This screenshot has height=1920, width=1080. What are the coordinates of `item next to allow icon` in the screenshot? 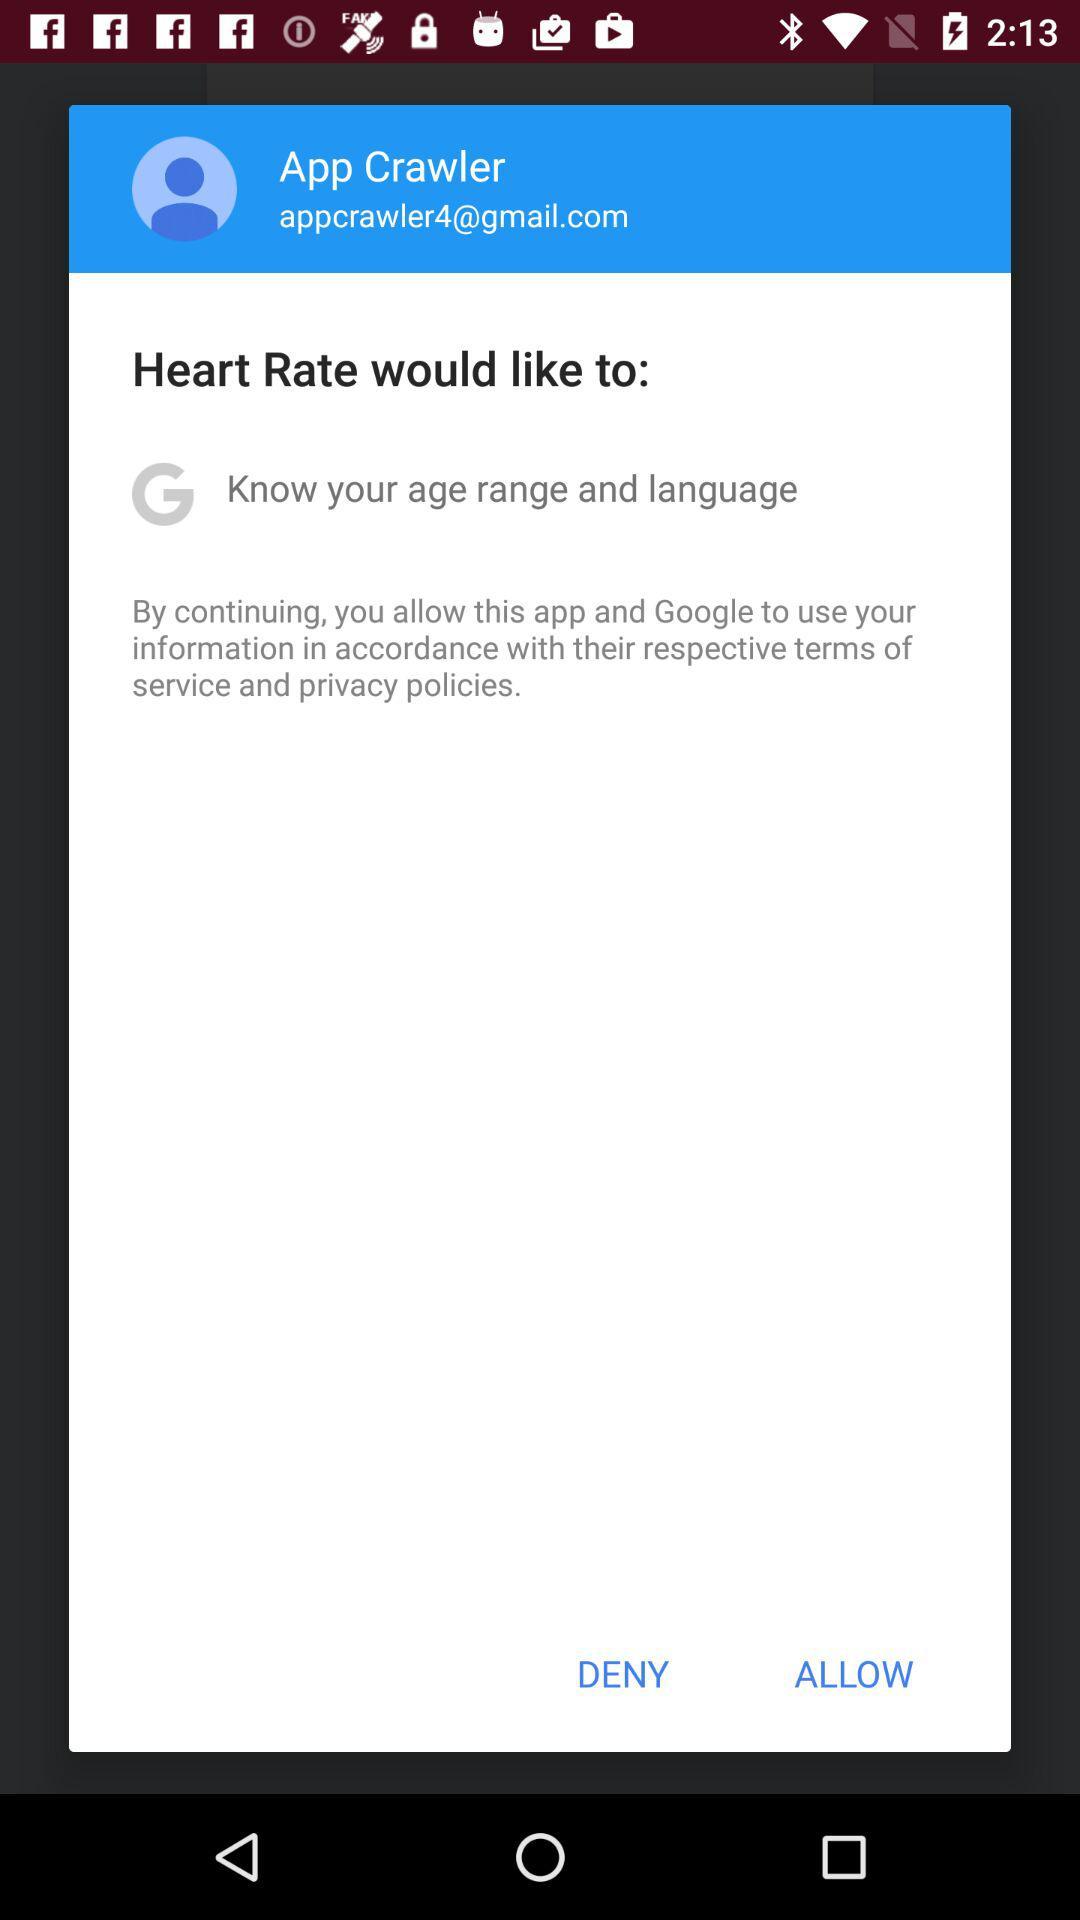 It's located at (621, 1673).